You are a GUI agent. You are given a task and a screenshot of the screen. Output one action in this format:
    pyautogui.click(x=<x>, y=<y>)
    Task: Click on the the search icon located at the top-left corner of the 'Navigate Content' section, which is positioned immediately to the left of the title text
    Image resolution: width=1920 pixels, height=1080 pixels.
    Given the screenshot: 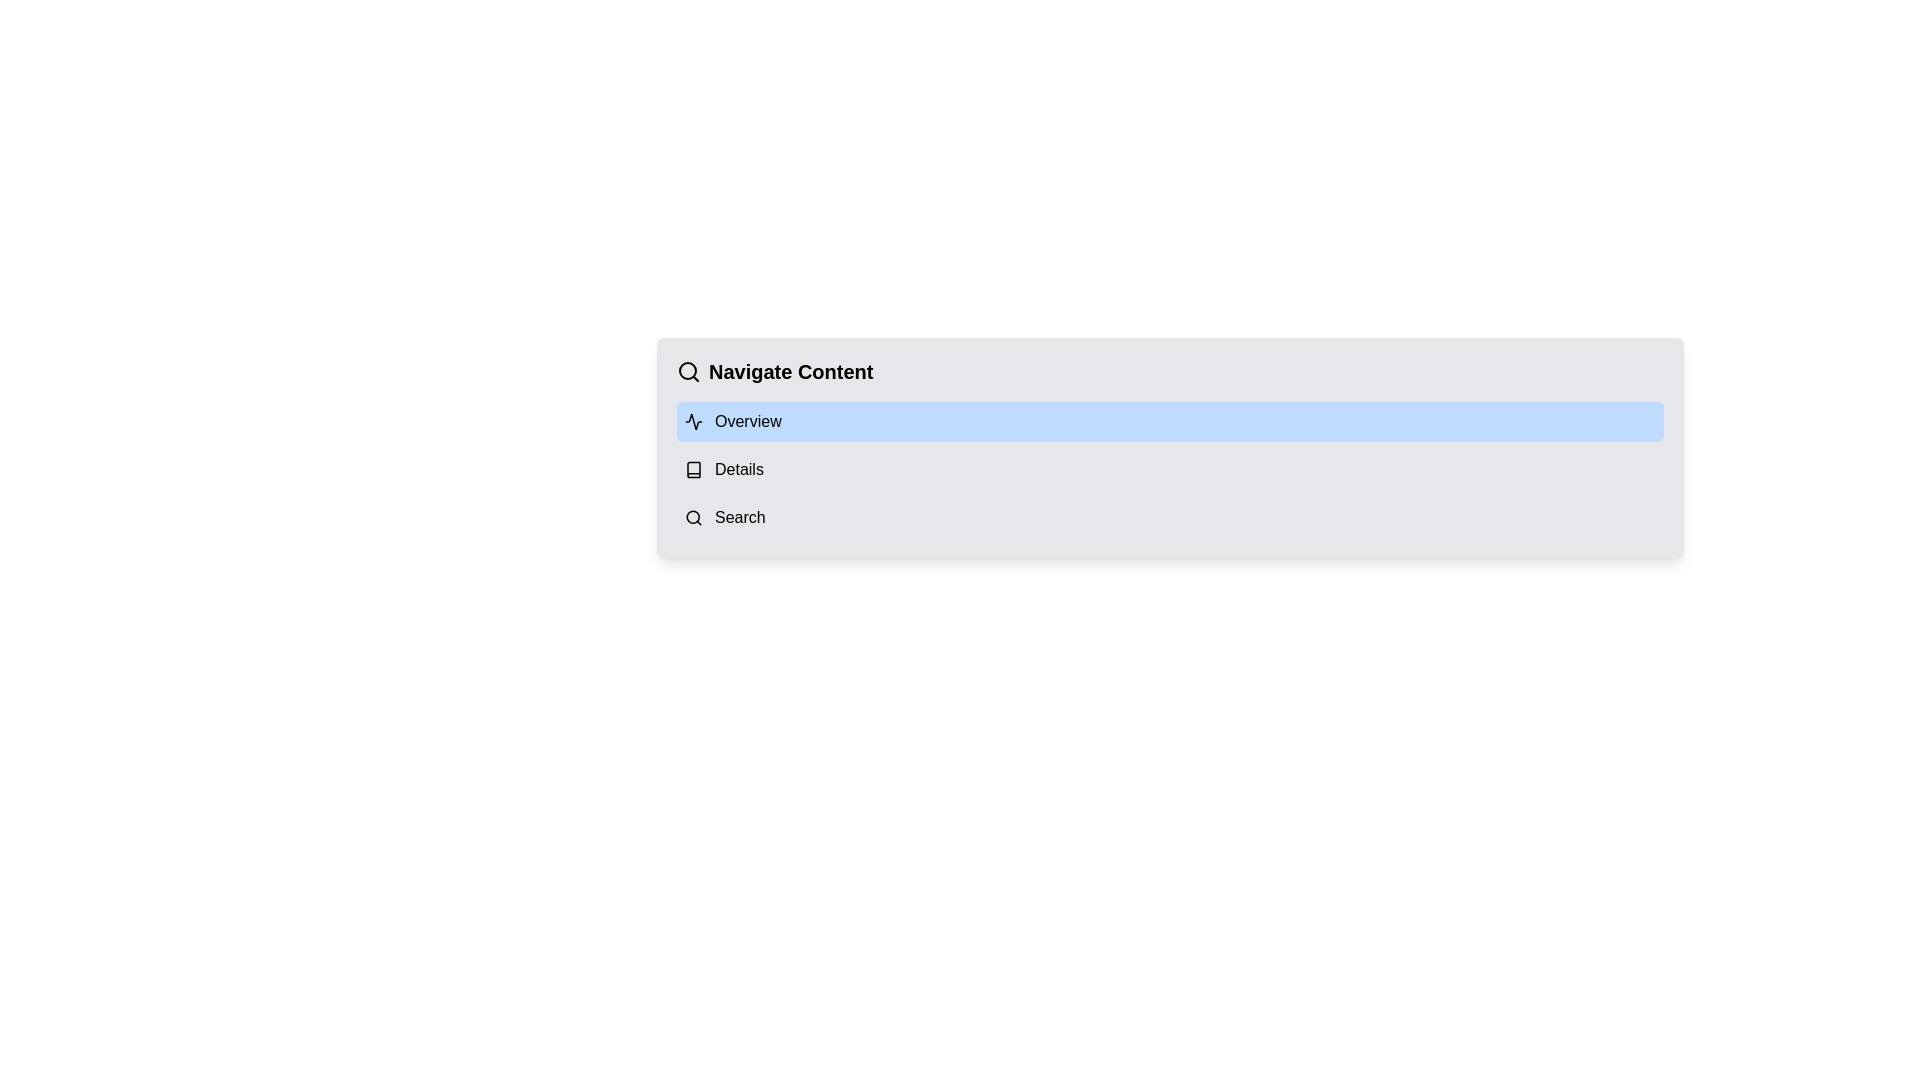 What is the action you would take?
    pyautogui.click(x=689, y=371)
    